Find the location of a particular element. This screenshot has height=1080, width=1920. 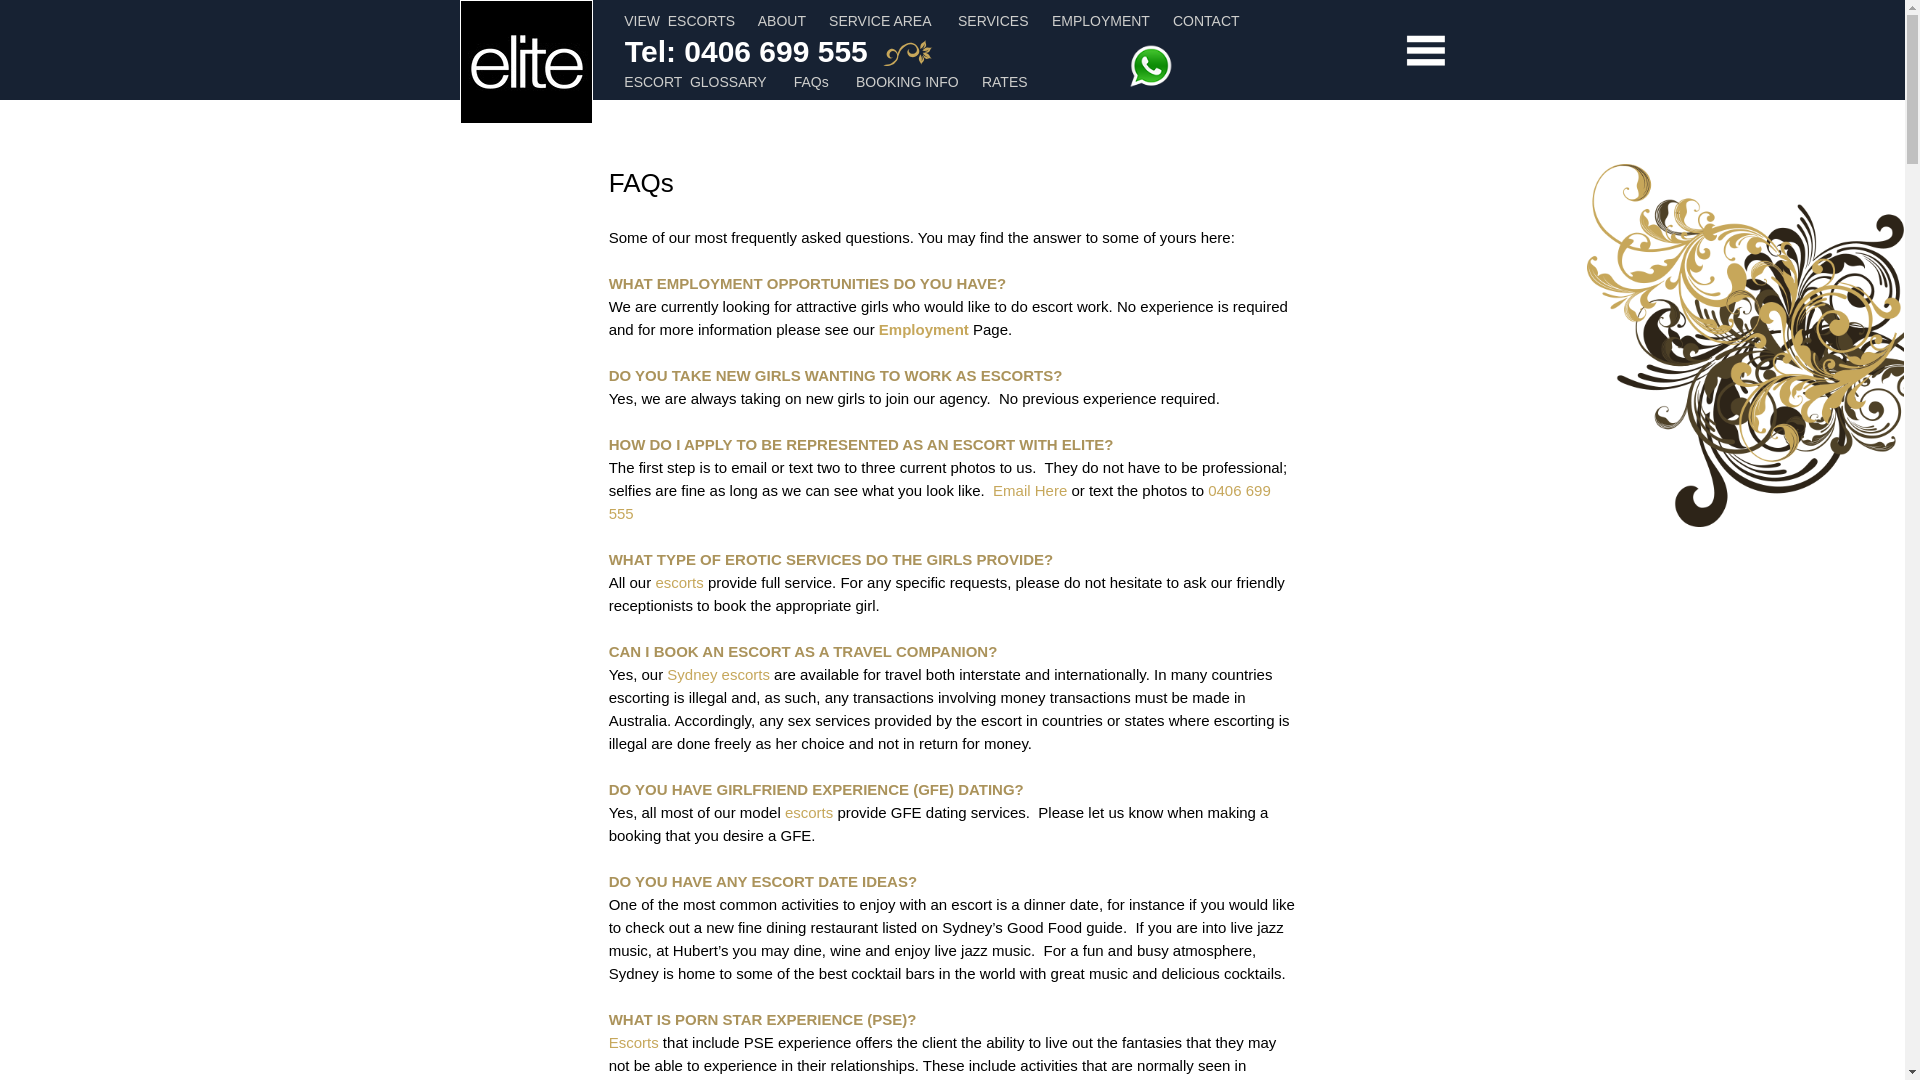

'escorts' is located at coordinates (809, 812).